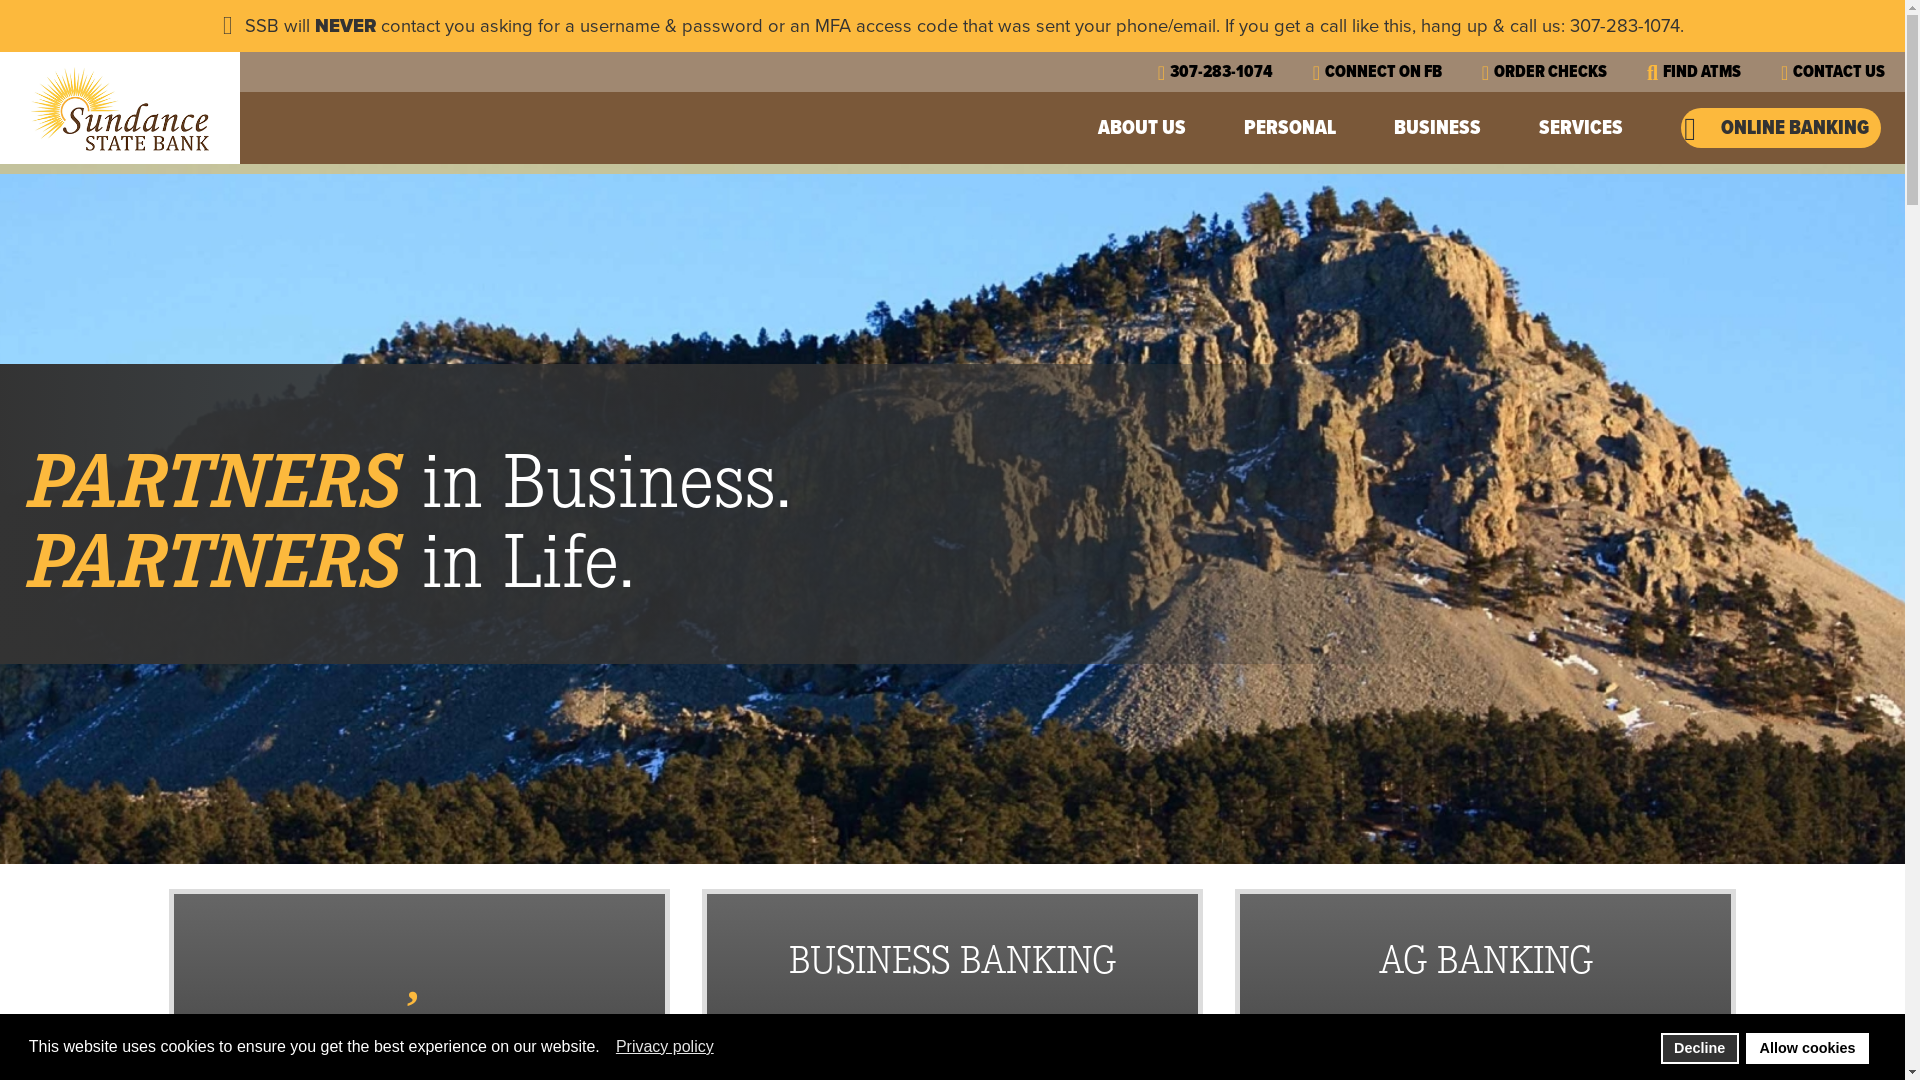 The height and width of the screenshot is (1080, 1920). Describe the element at coordinates (1292, 127) in the screenshot. I see `'PERSONAL'` at that location.